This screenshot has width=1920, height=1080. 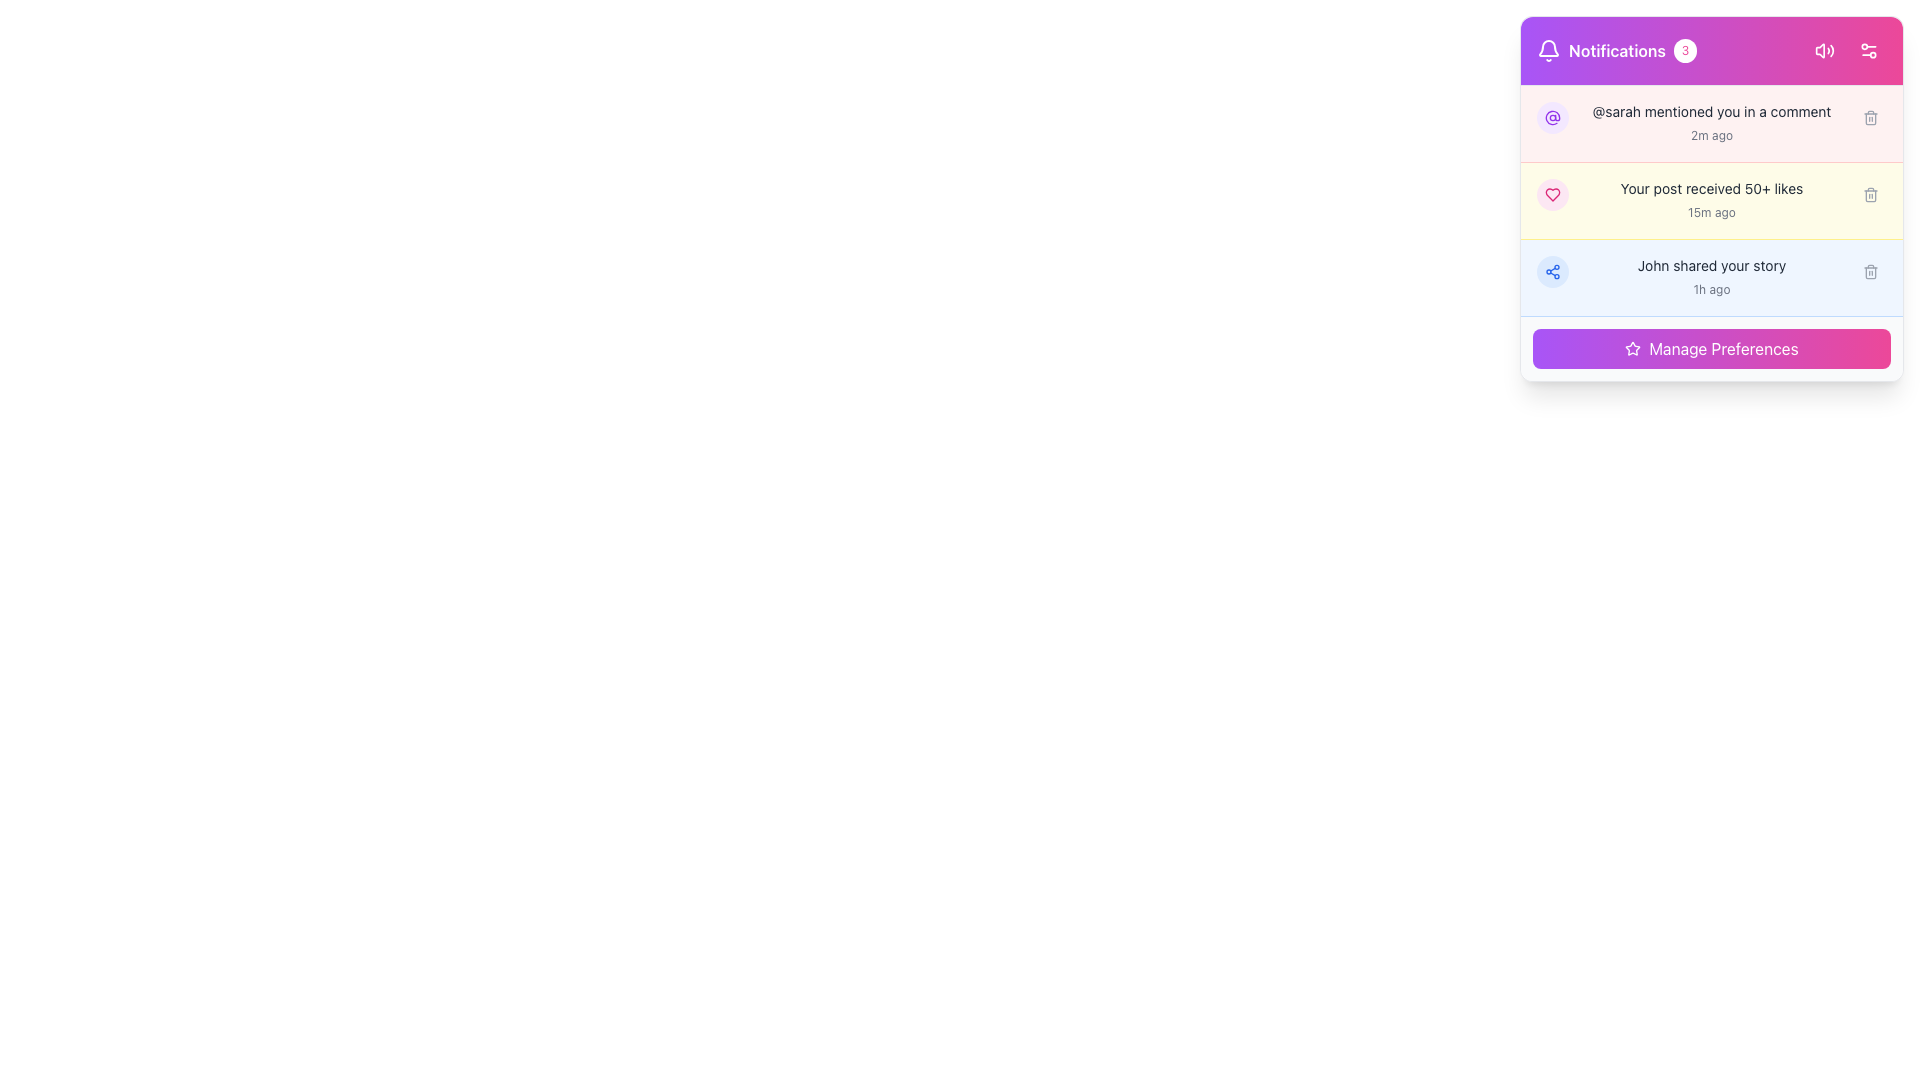 I want to click on timestamp text label located at the bottom-right corner of the notification card, which indicates that the event occurred '1 hour ago', so click(x=1711, y=289).